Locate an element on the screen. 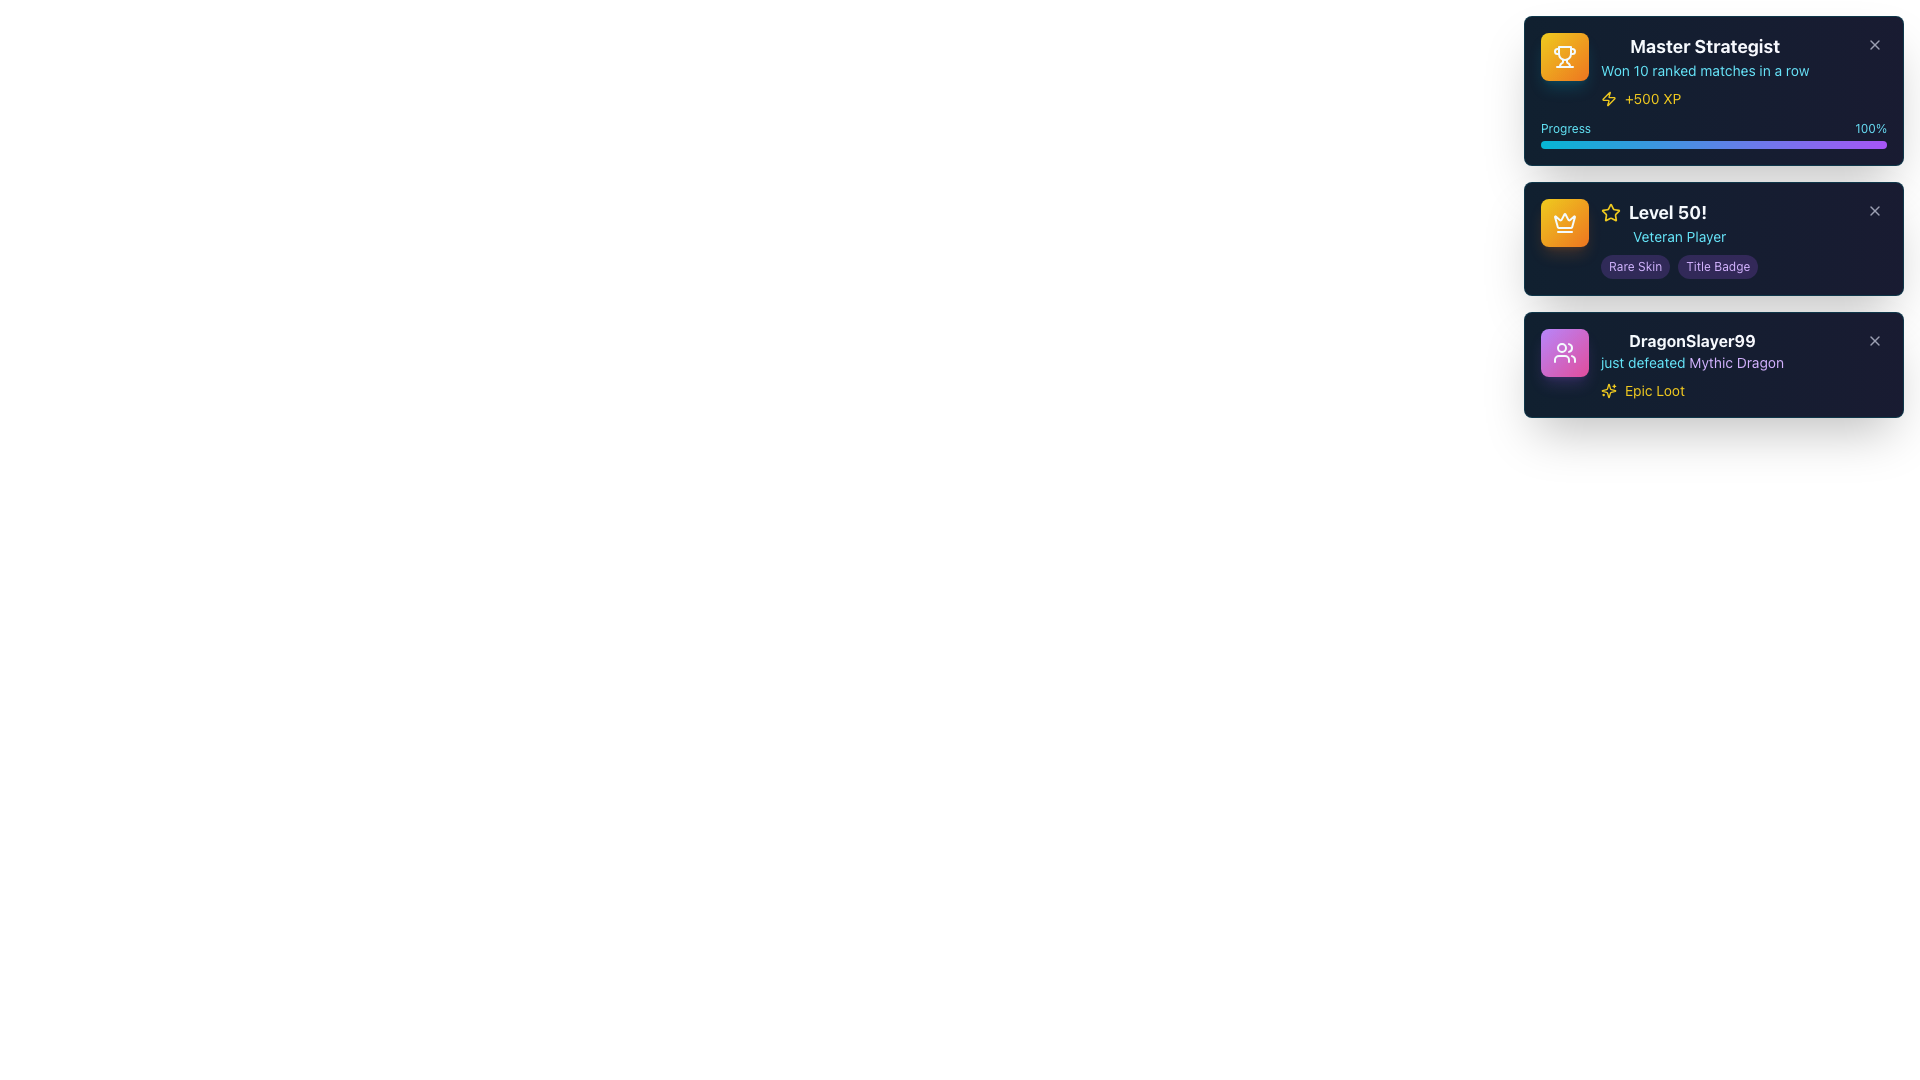  the Text Display that shows 'DragonSlayer99' in bold white font, with 'just defeated Mythic Dragon' in smaller cyan font and 'Mythic Dragon' highlighted in purple, along with 'Epic Loot' in yellow next to a star-shaped icon is located at coordinates (1691, 365).